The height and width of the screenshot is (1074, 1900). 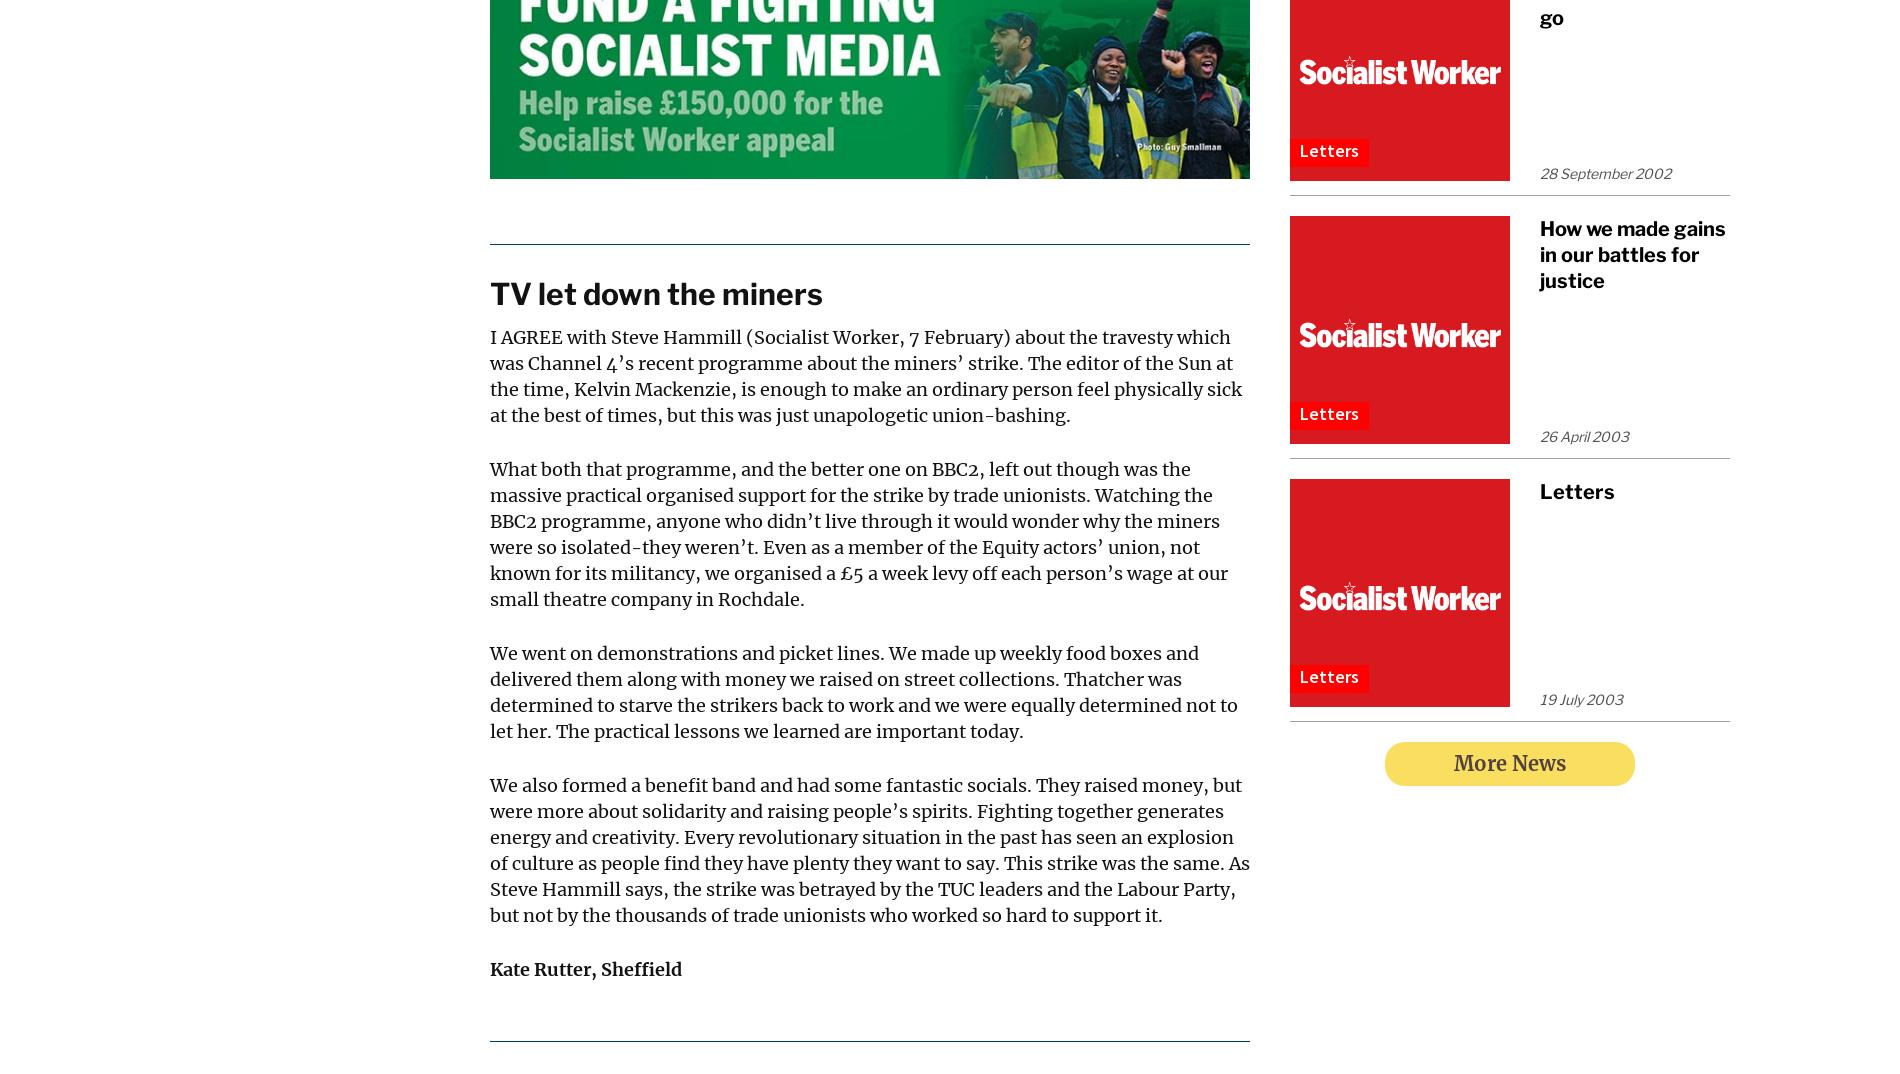 What do you see at coordinates (1605, 173) in the screenshot?
I see `'28 September 2002'` at bounding box center [1605, 173].